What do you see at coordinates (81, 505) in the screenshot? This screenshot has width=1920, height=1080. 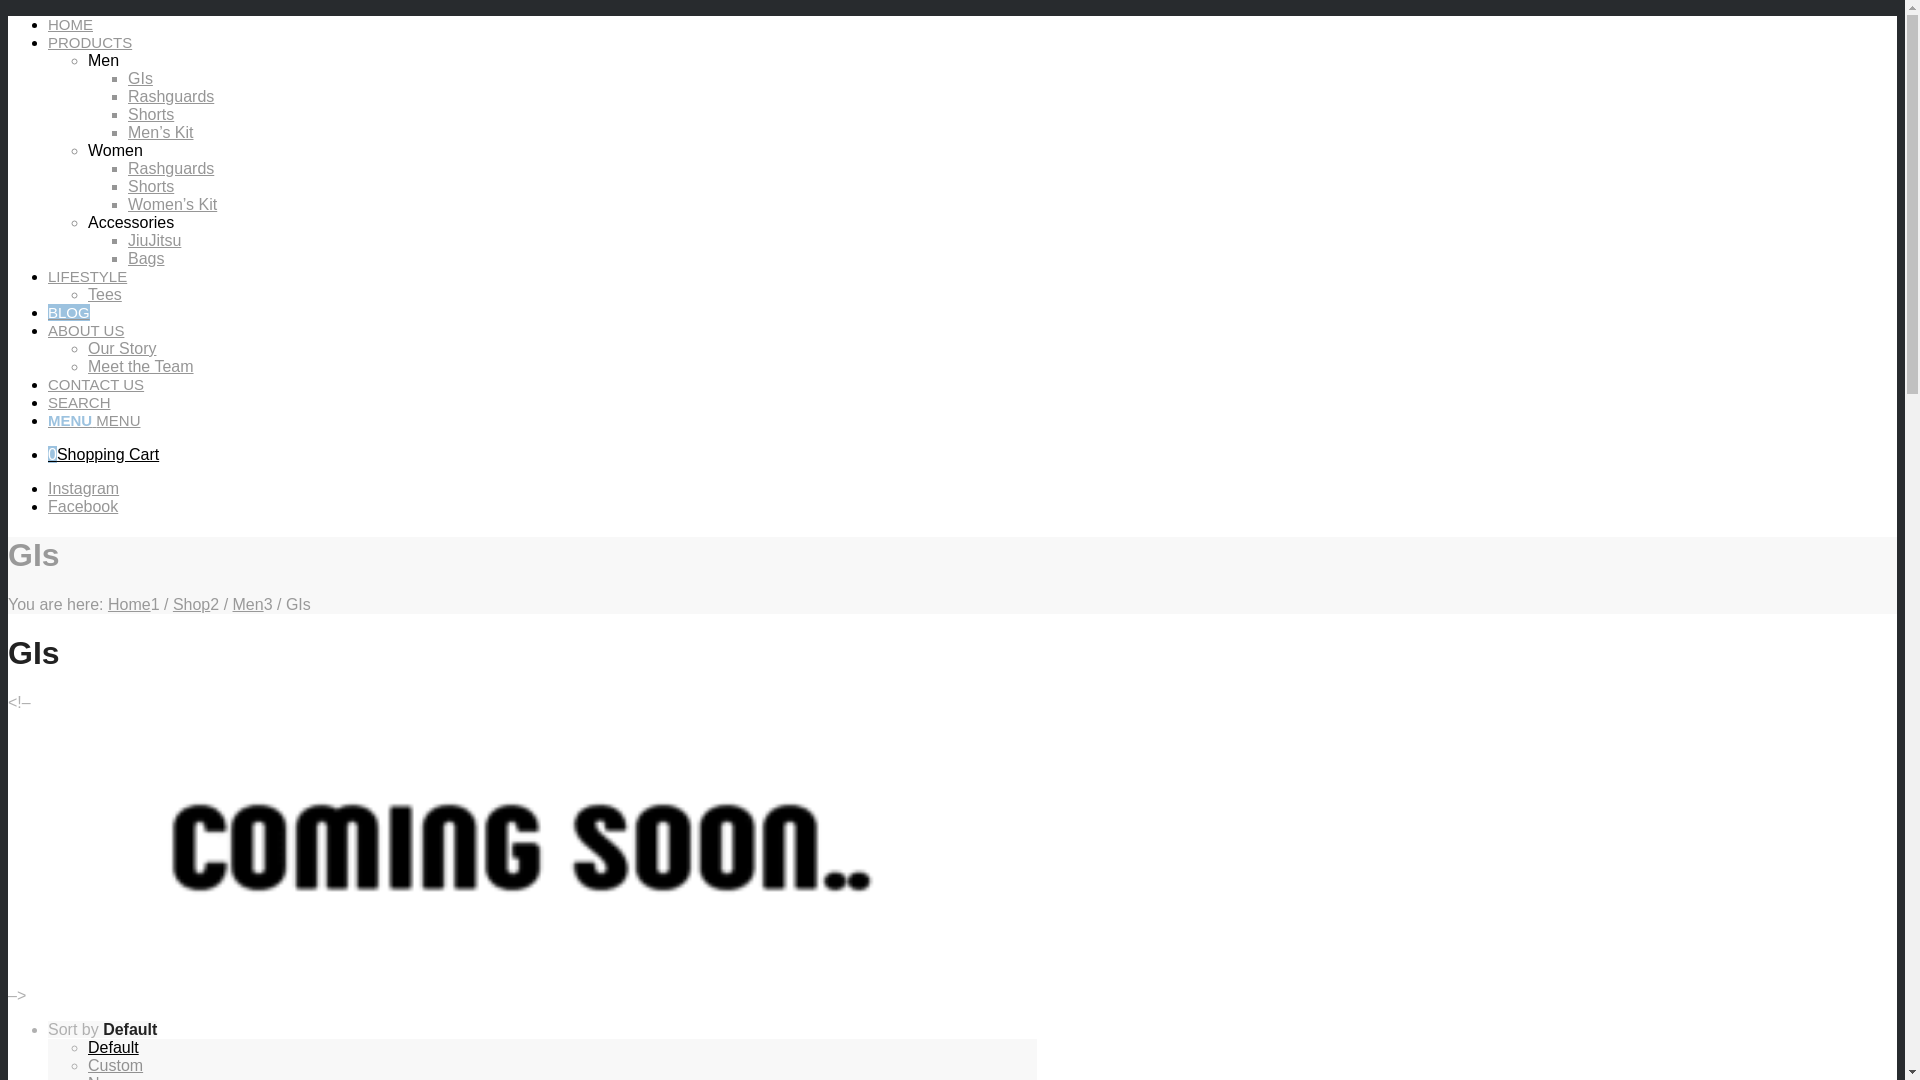 I see `'Facebook'` at bounding box center [81, 505].